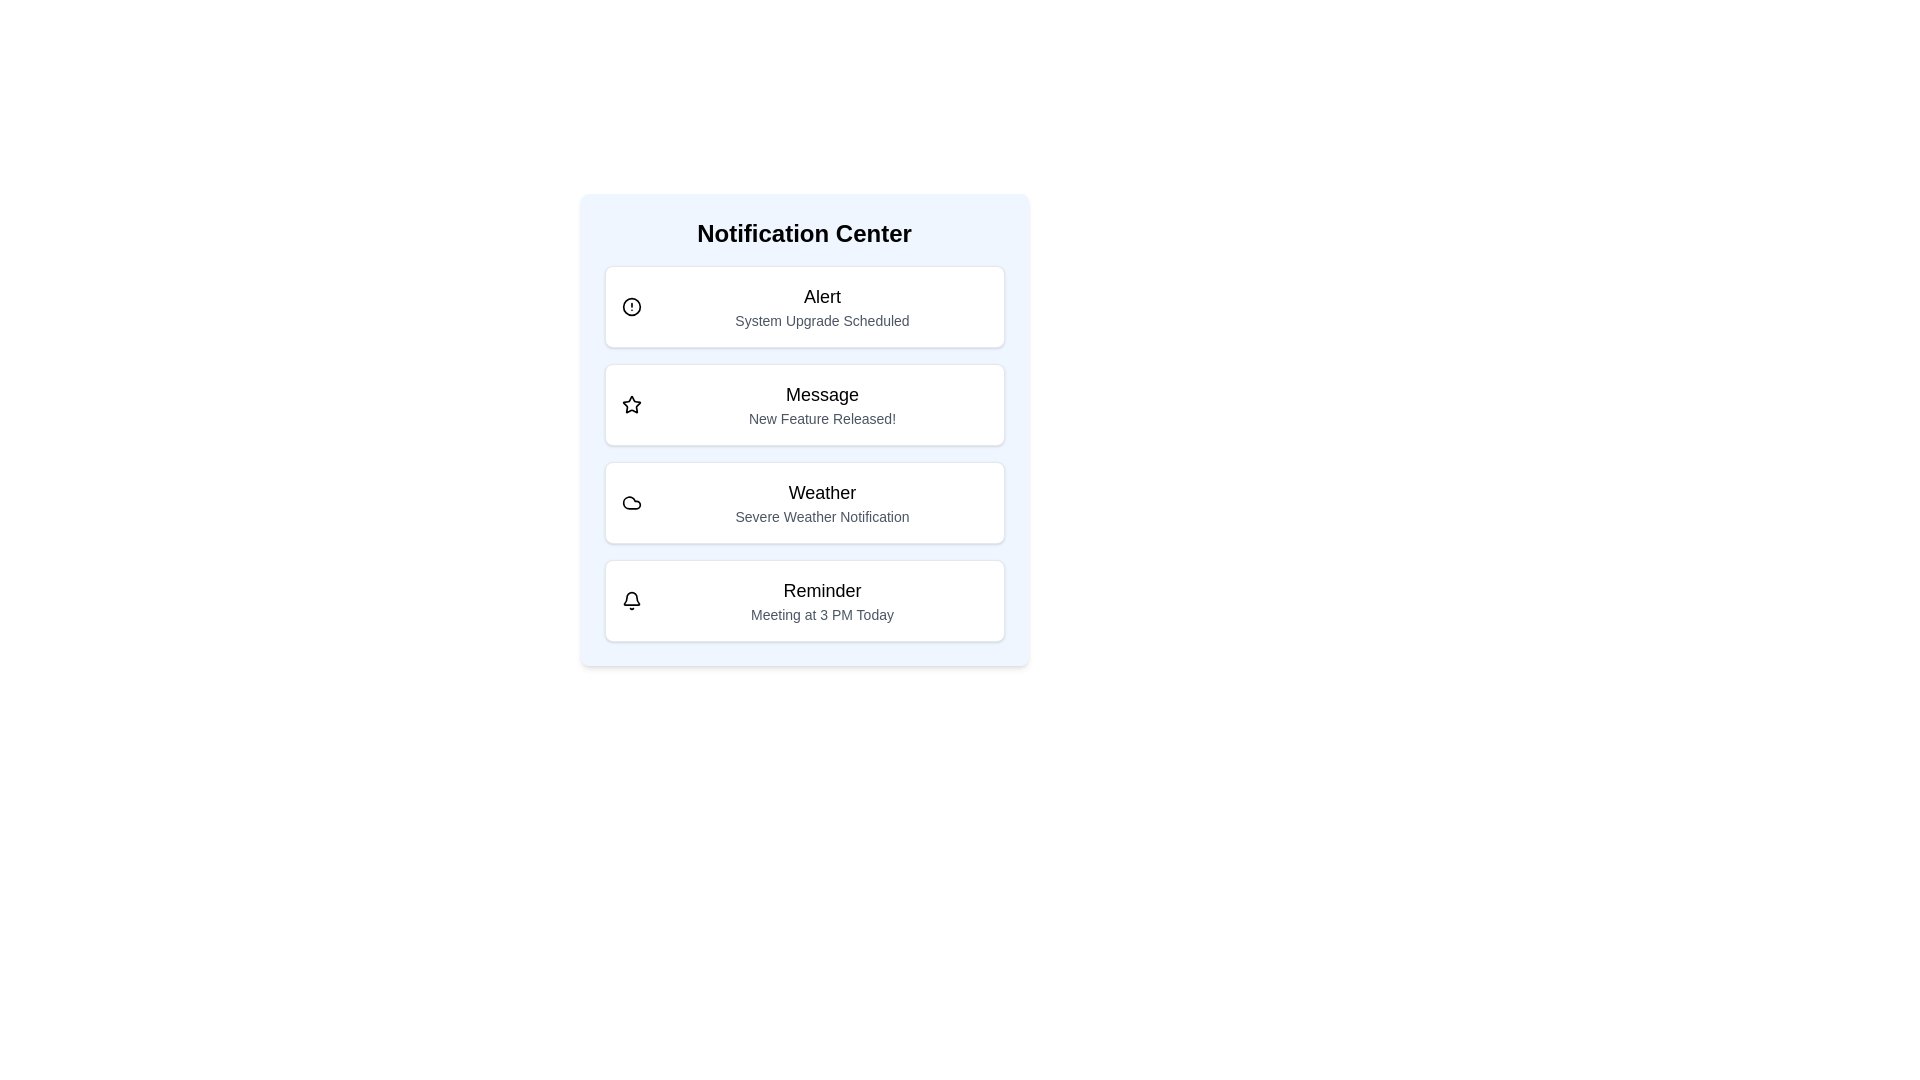 The width and height of the screenshot is (1920, 1080). I want to click on the notification item labeled 'Weather', so click(804, 501).